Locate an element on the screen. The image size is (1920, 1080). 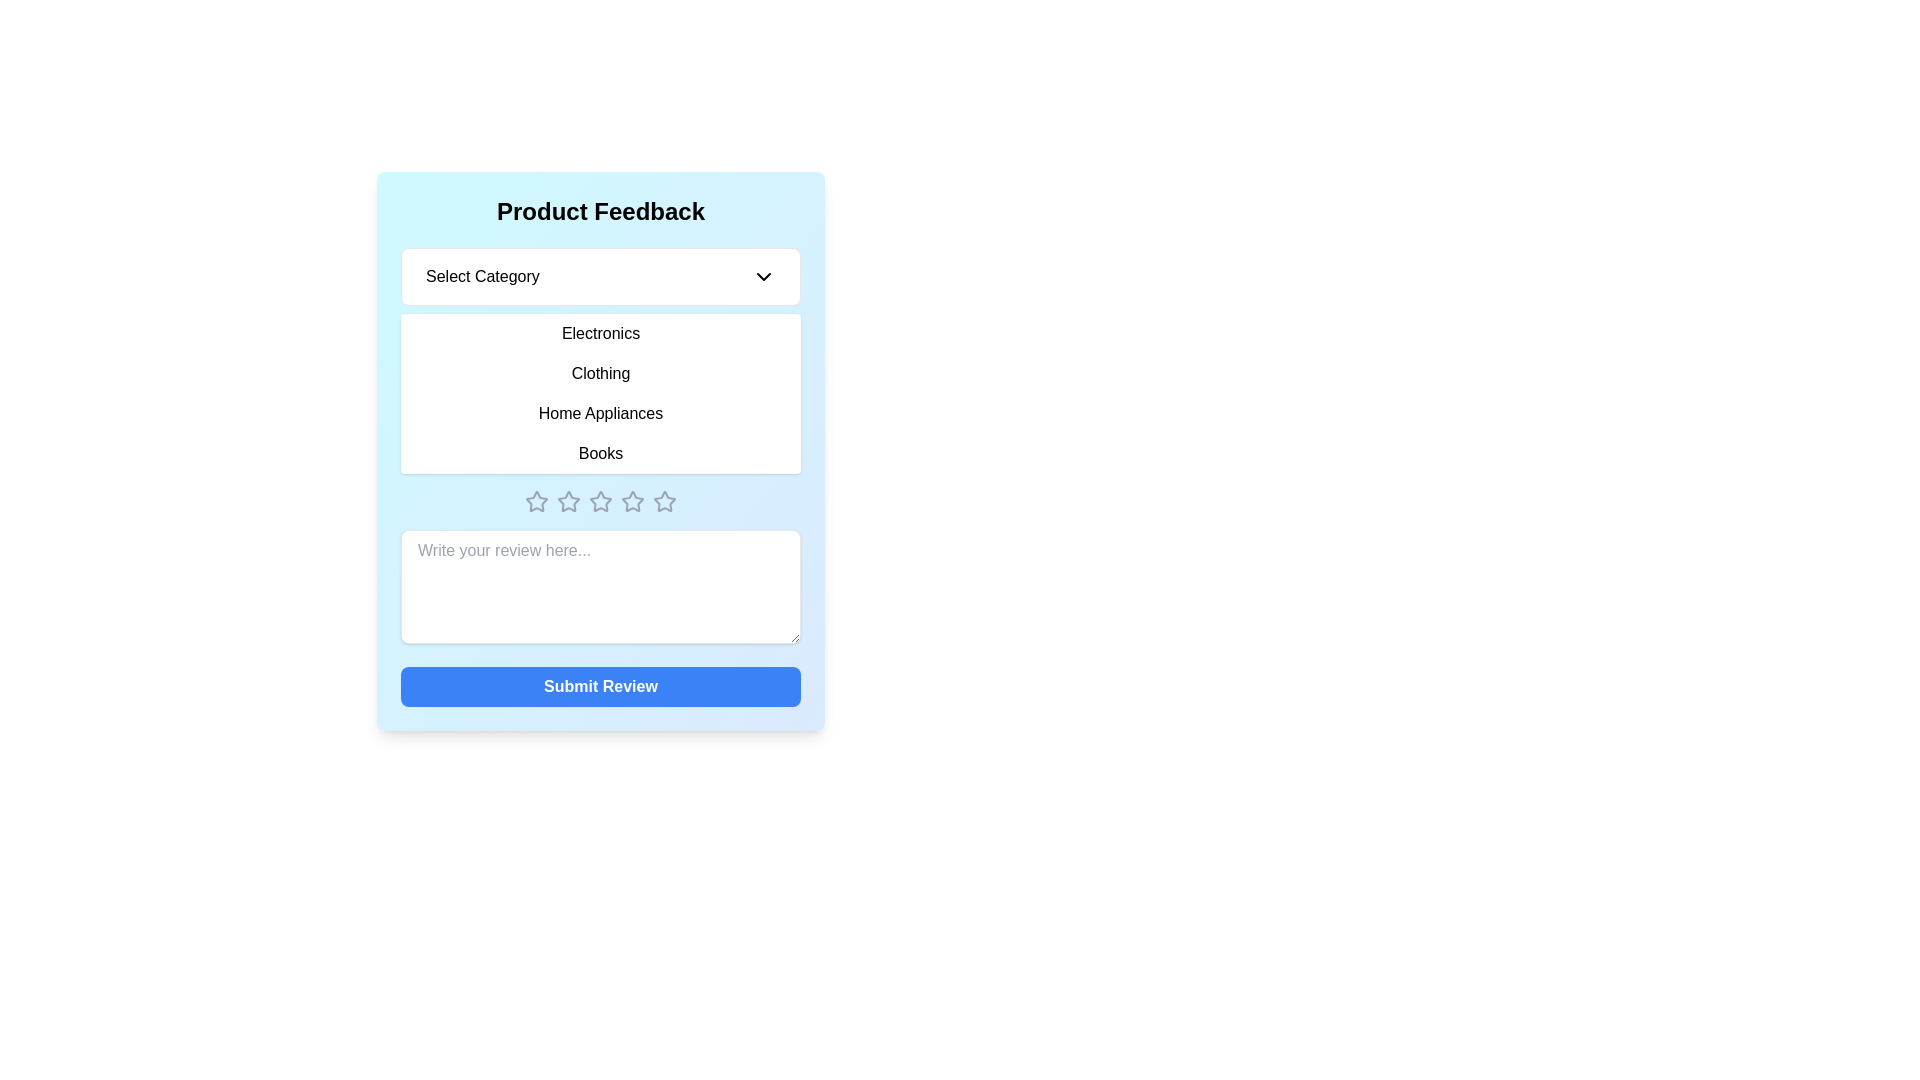
the 'Home Appliances' option in the dropdown menu under the 'Select Category' section is located at coordinates (599, 412).